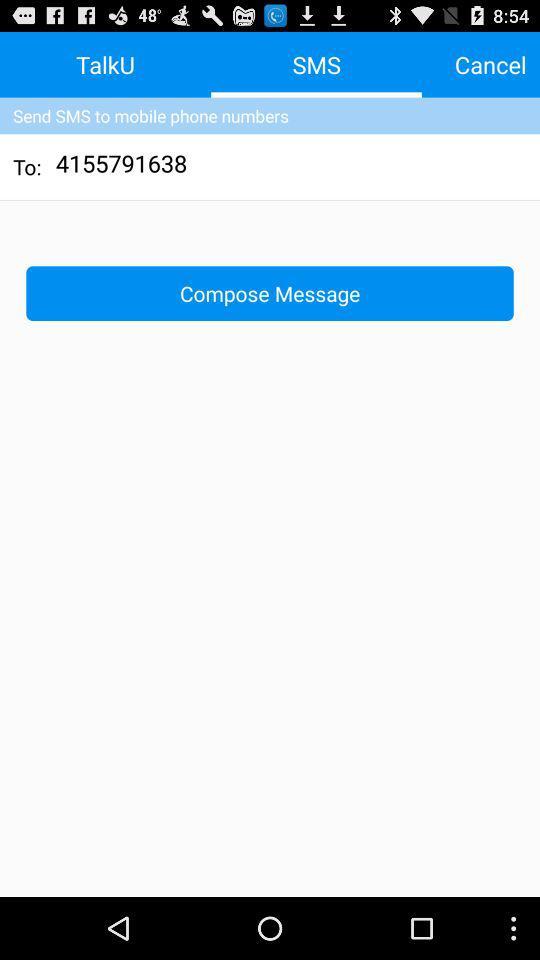 The image size is (540, 960). What do you see at coordinates (489, 64) in the screenshot?
I see `the cancel button` at bounding box center [489, 64].